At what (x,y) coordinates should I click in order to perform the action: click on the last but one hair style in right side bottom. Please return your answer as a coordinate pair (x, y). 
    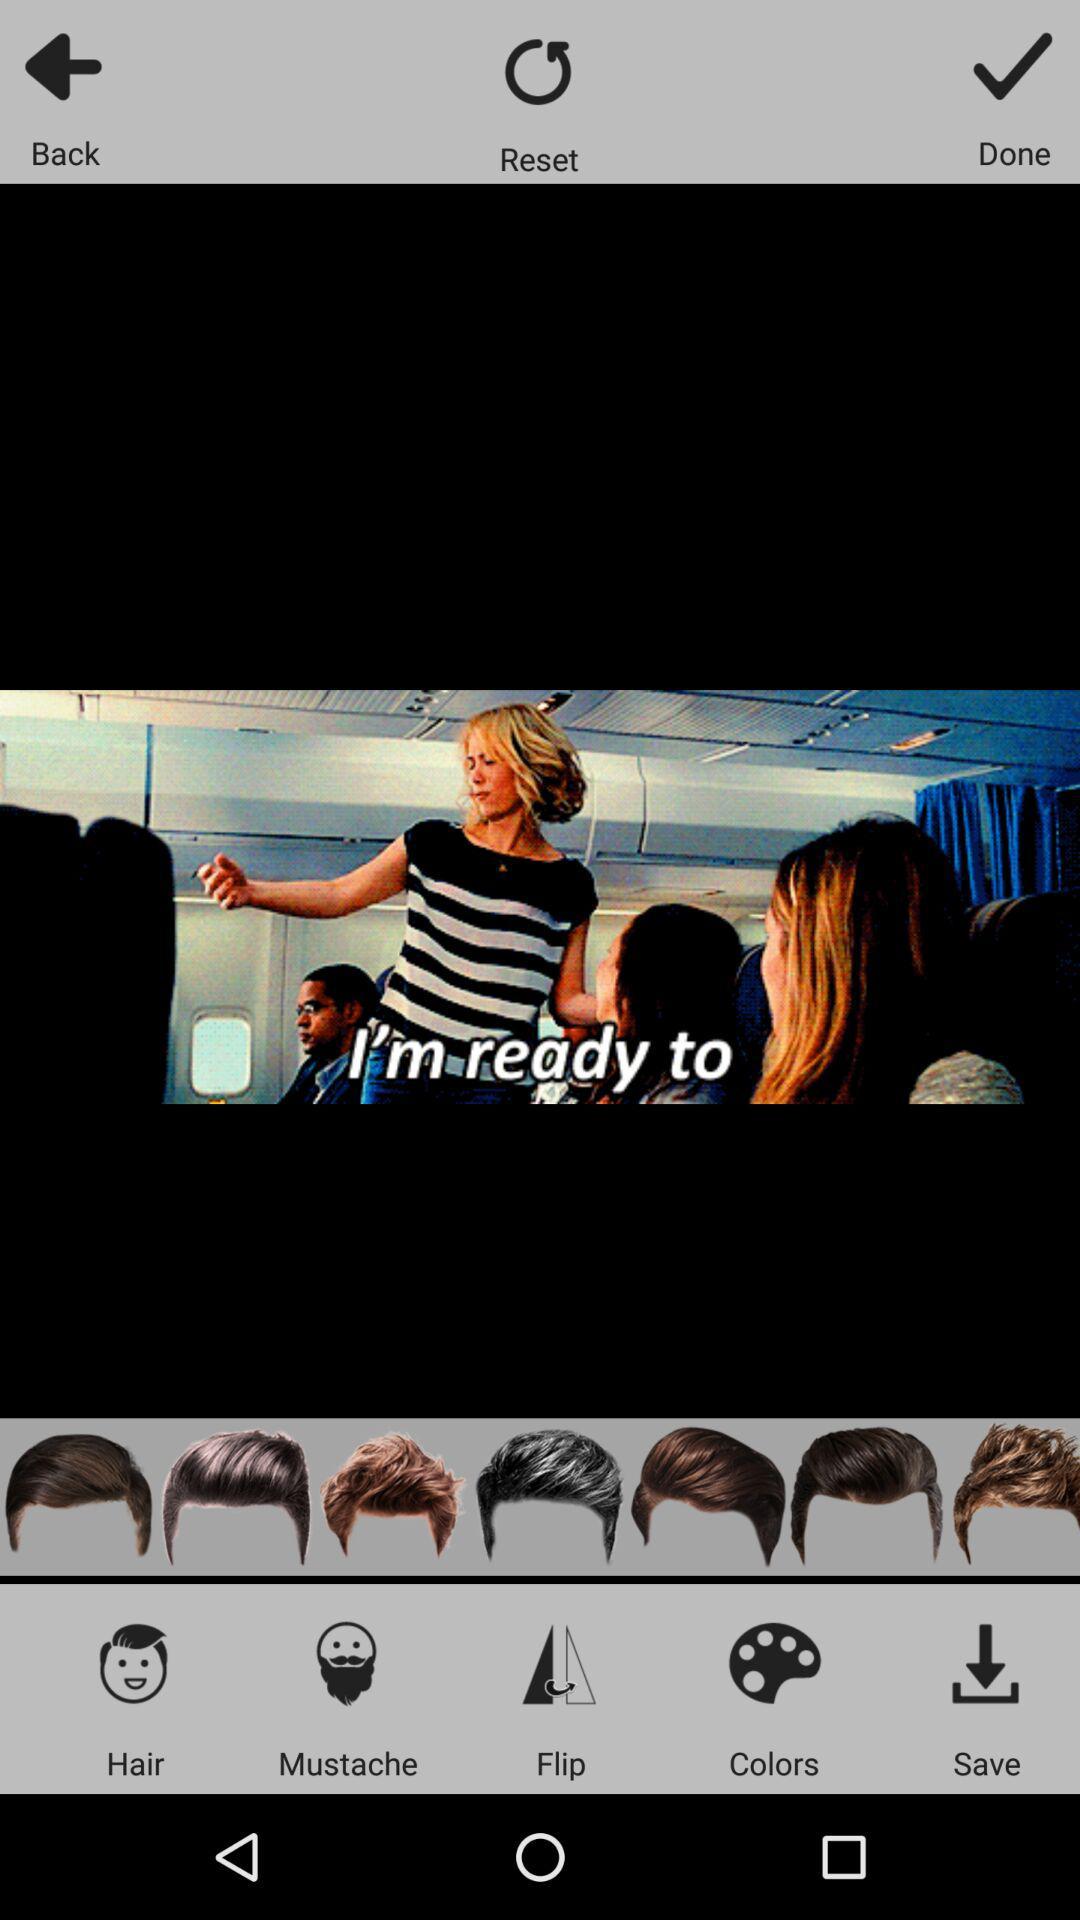
    Looking at the image, I should click on (865, 1497).